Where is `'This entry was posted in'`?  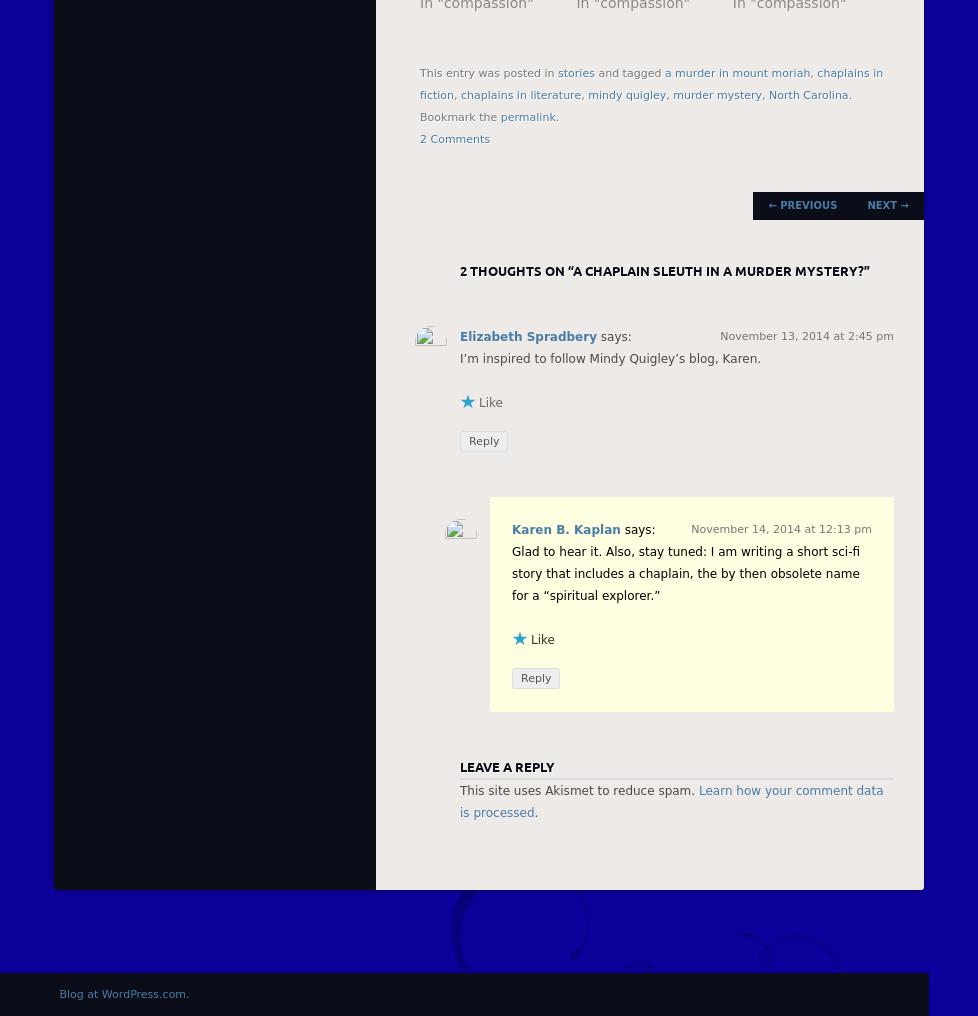
'This entry was posted in' is located at coordinates (489, 73).